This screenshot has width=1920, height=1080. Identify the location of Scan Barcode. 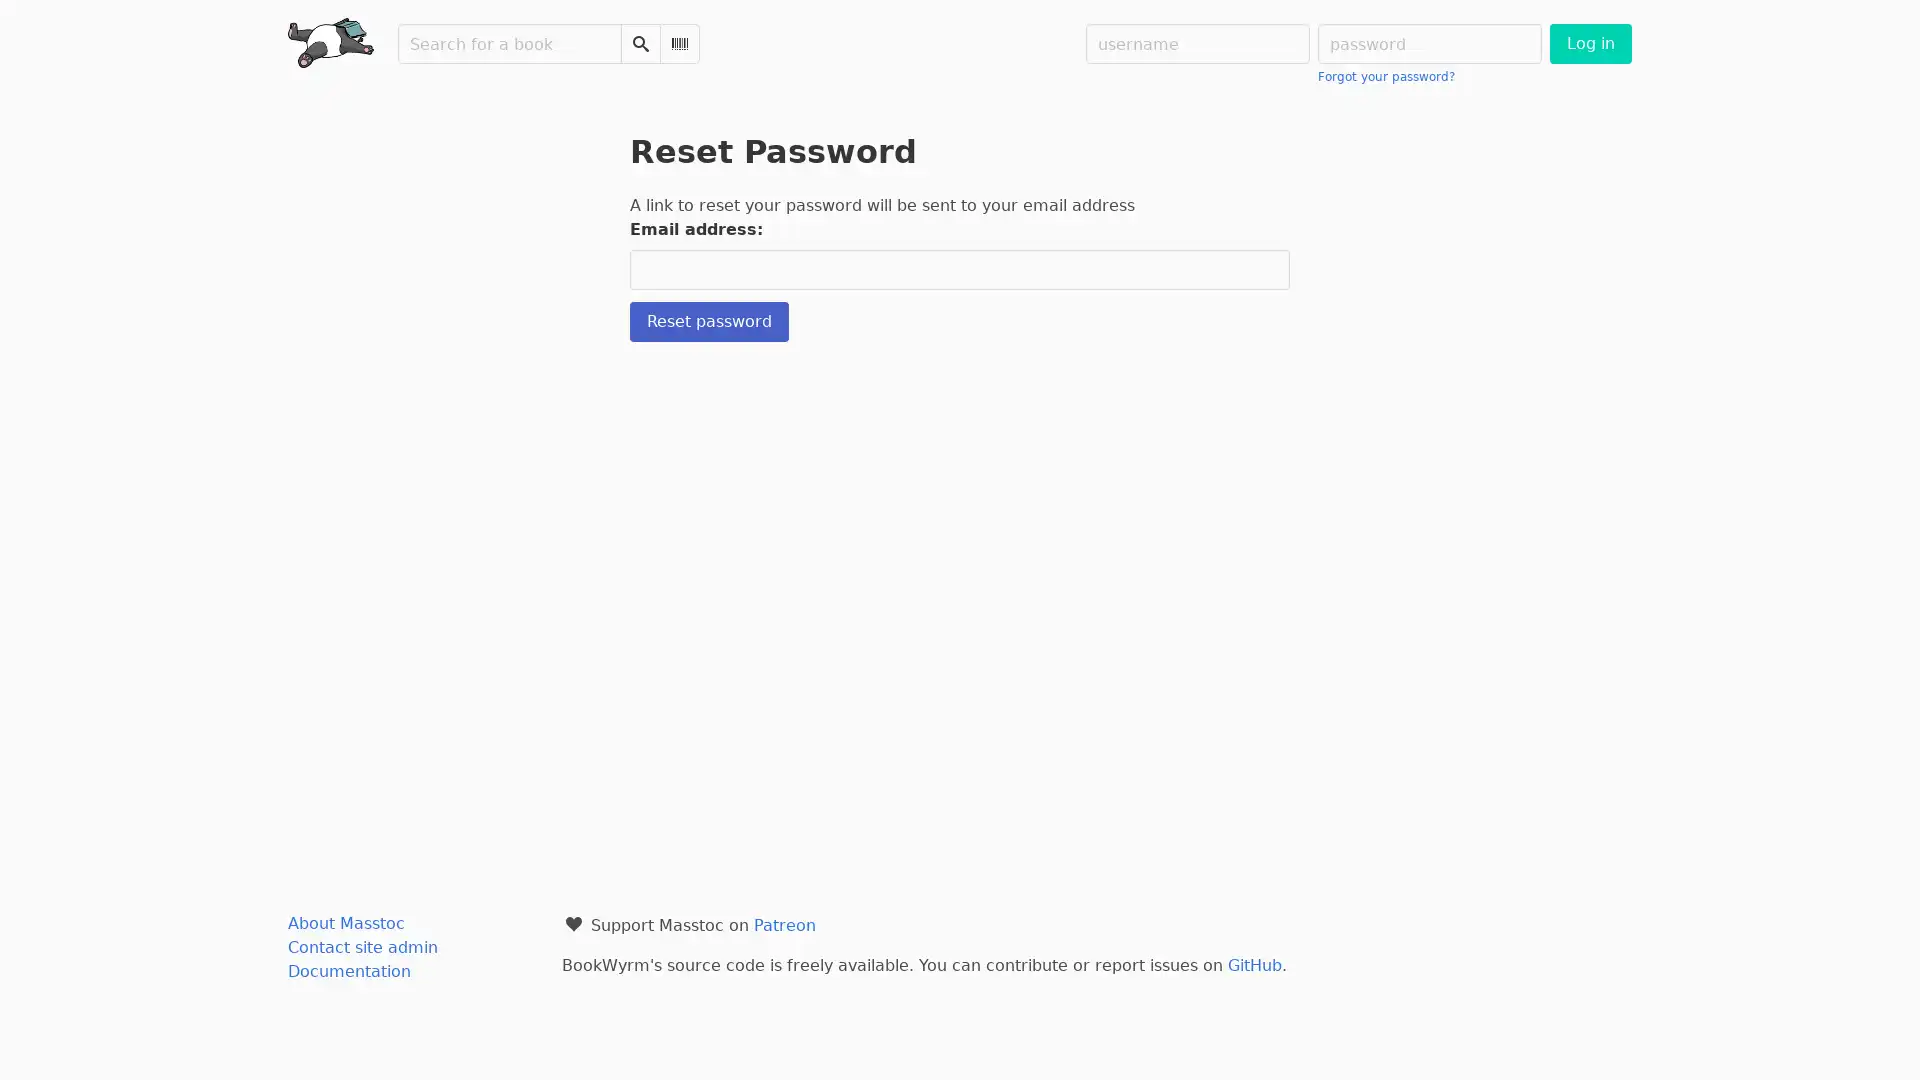
(680, 43).